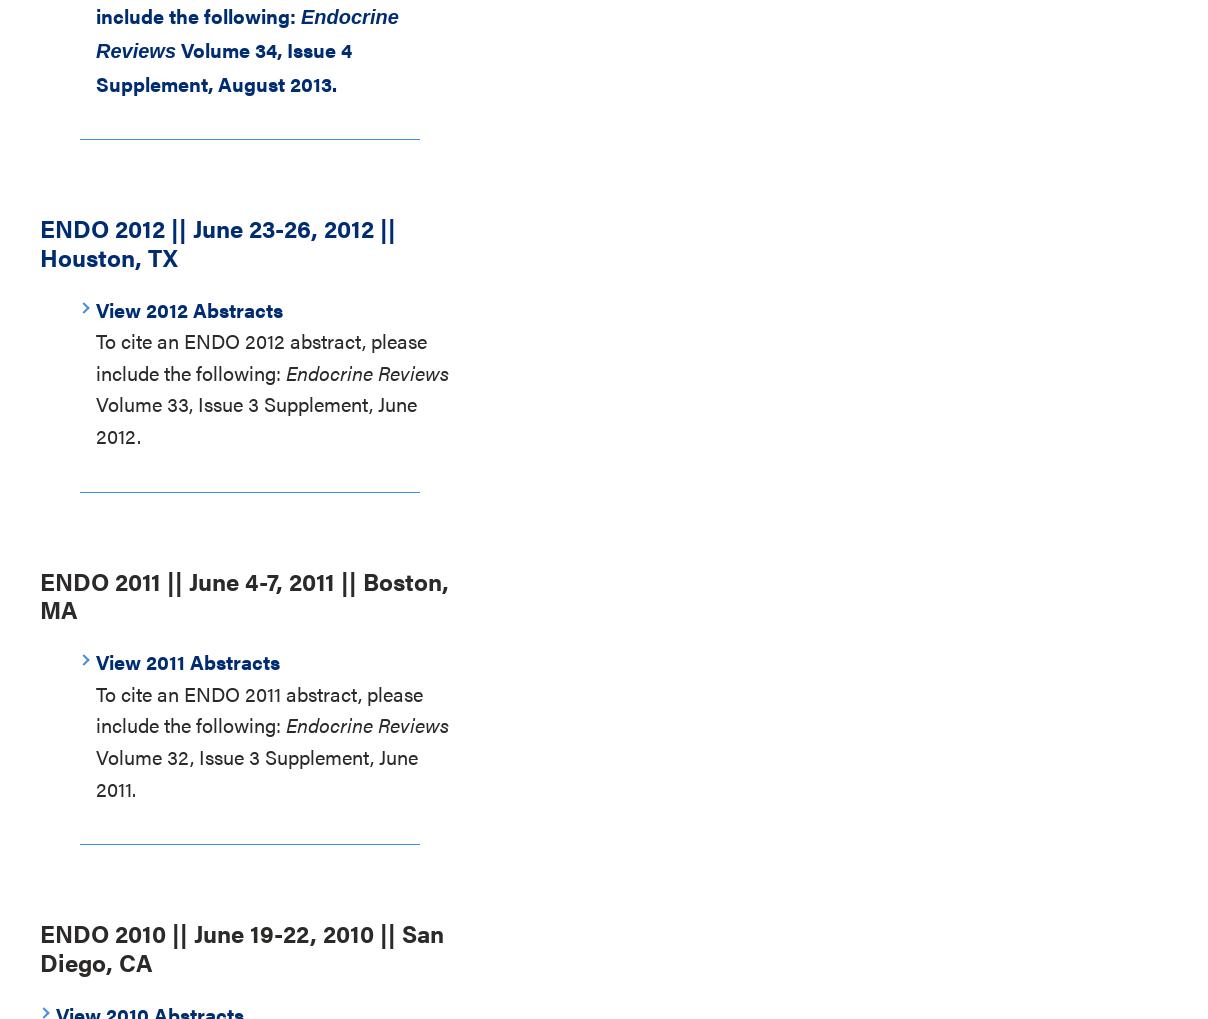 This screenshot has height=1019, width=1208. What do you see at coordinates (95, 65) in the screenshot?
I see `'Volume 34, Issue 4 Supplement, August 2013.'` at bounding box center [95, 65].